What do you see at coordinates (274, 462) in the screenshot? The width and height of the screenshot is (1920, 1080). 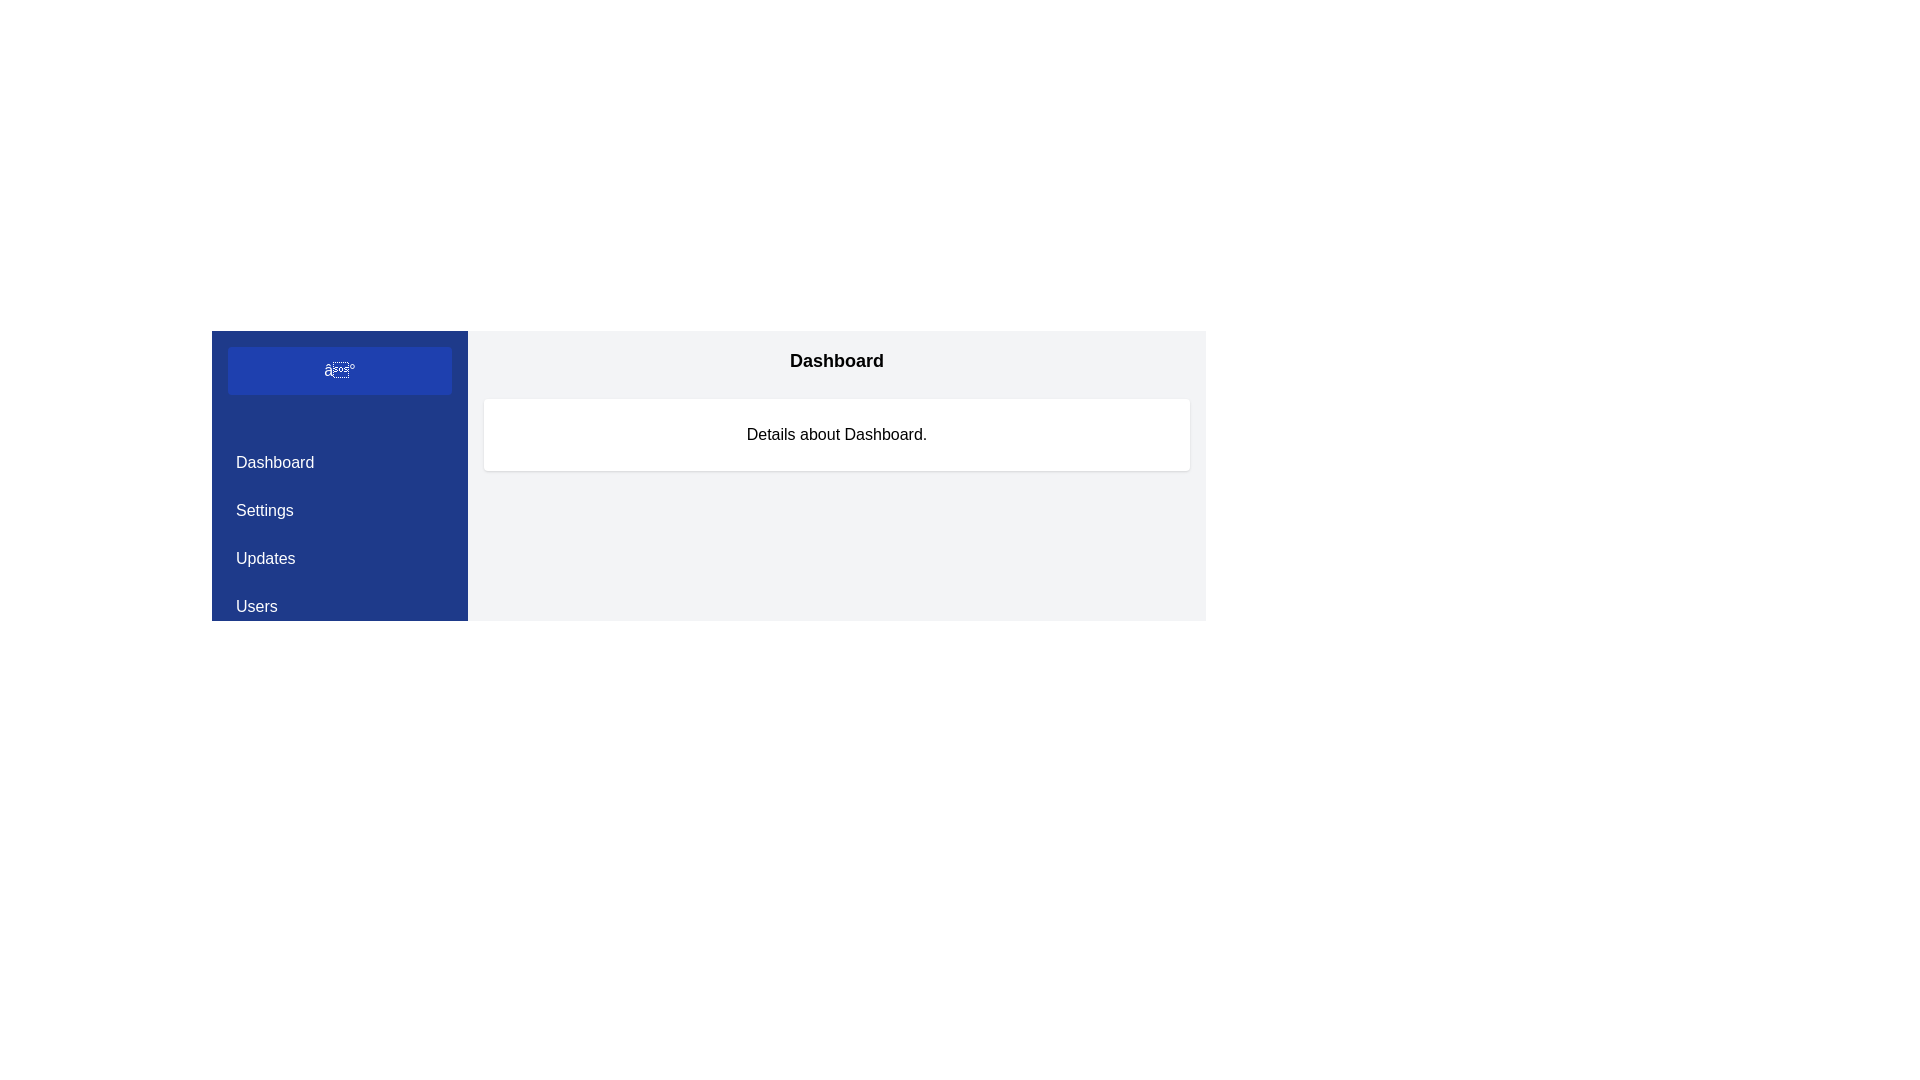 I see `the topmost navigation link or label in the left-side menu` at bounding box center [274, 462].